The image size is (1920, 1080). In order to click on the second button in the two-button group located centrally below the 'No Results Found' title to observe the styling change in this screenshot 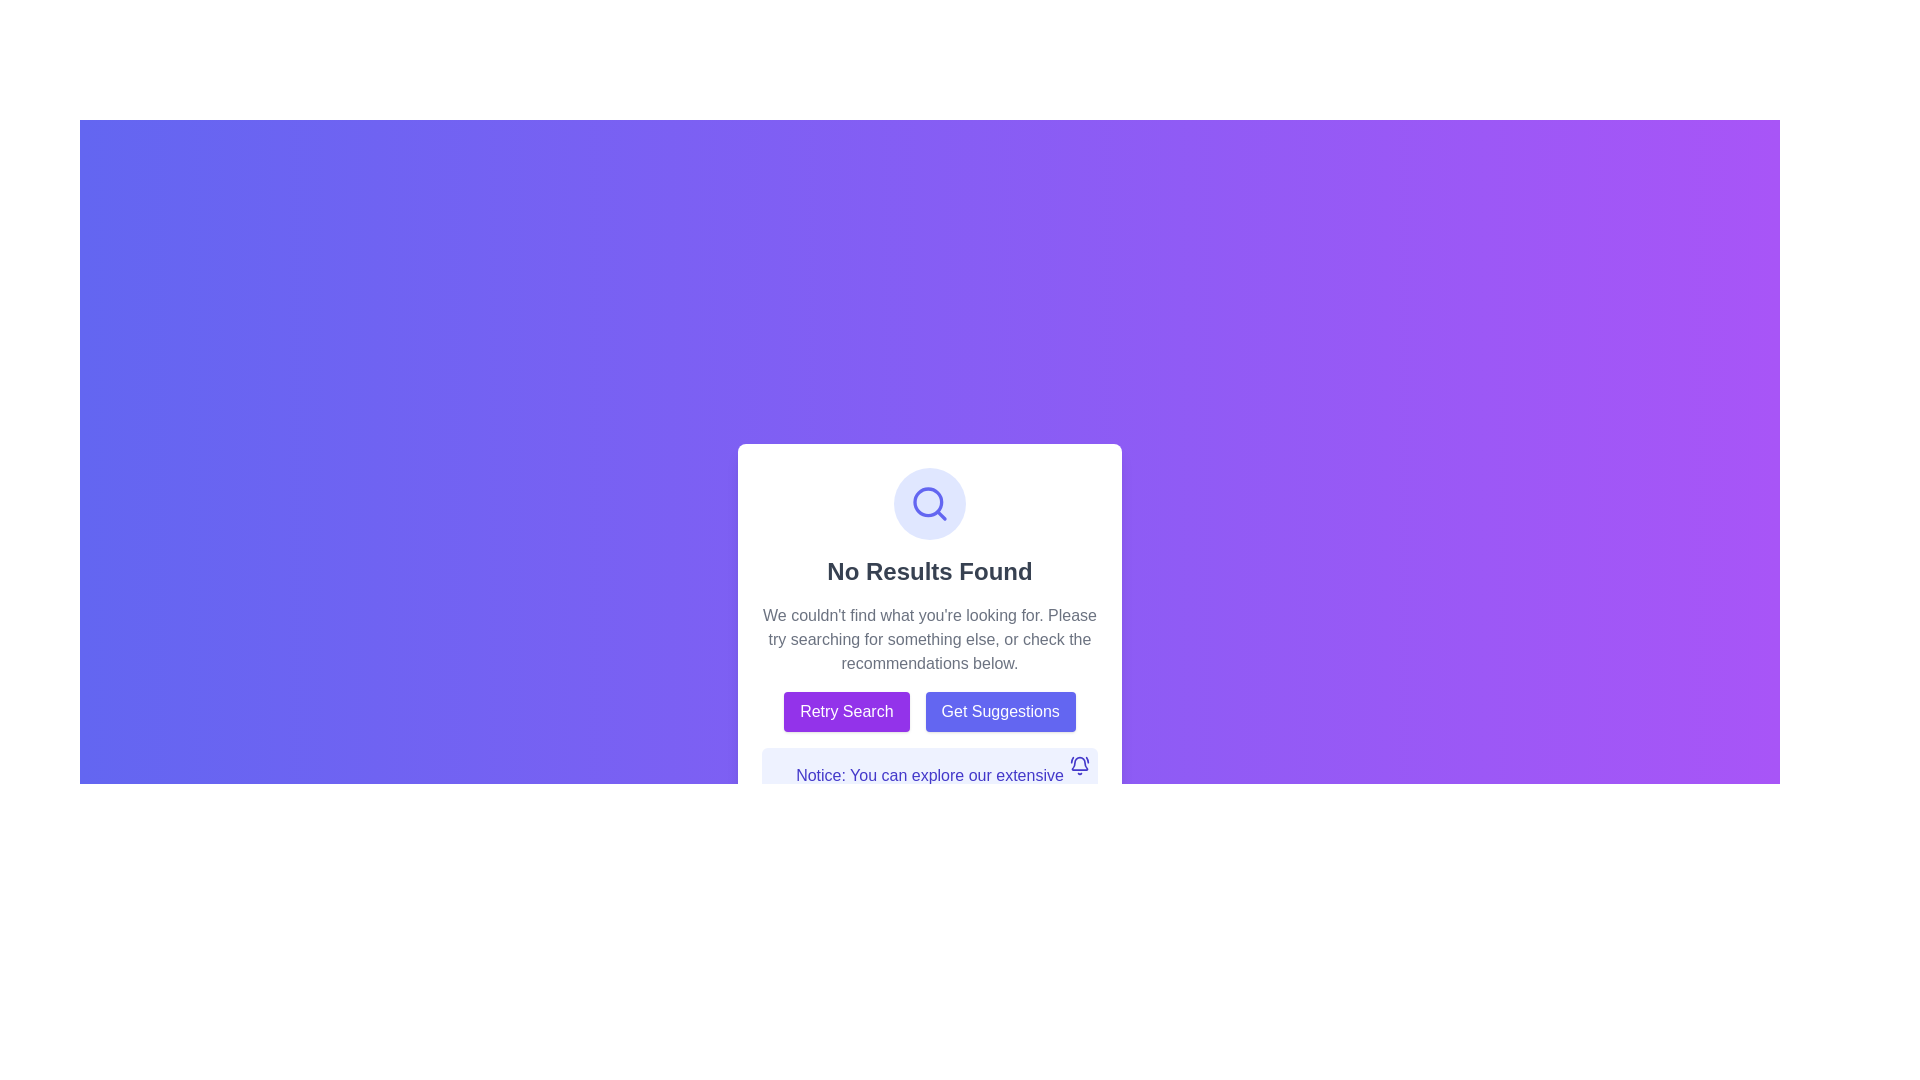, I will do `click(1000, 711)`.